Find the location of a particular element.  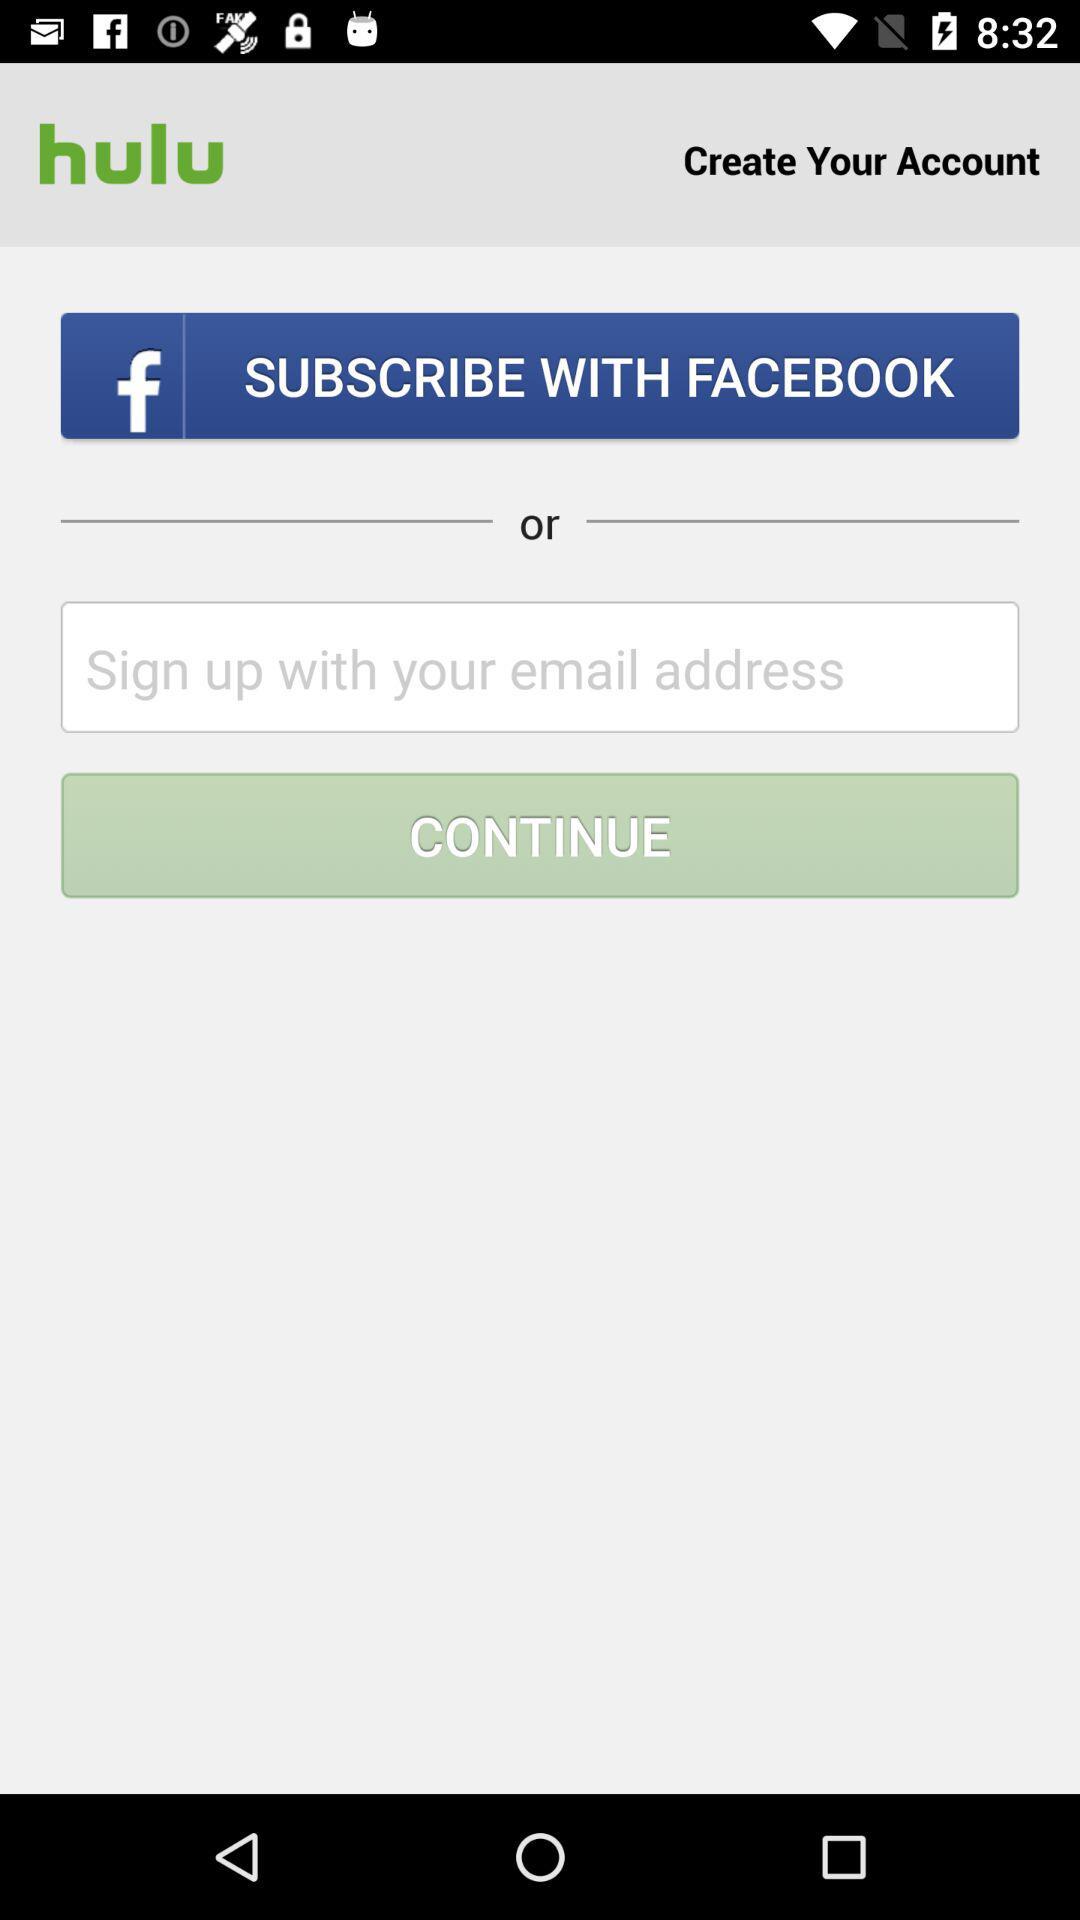

type your email address is located at coordinates (540, 667).